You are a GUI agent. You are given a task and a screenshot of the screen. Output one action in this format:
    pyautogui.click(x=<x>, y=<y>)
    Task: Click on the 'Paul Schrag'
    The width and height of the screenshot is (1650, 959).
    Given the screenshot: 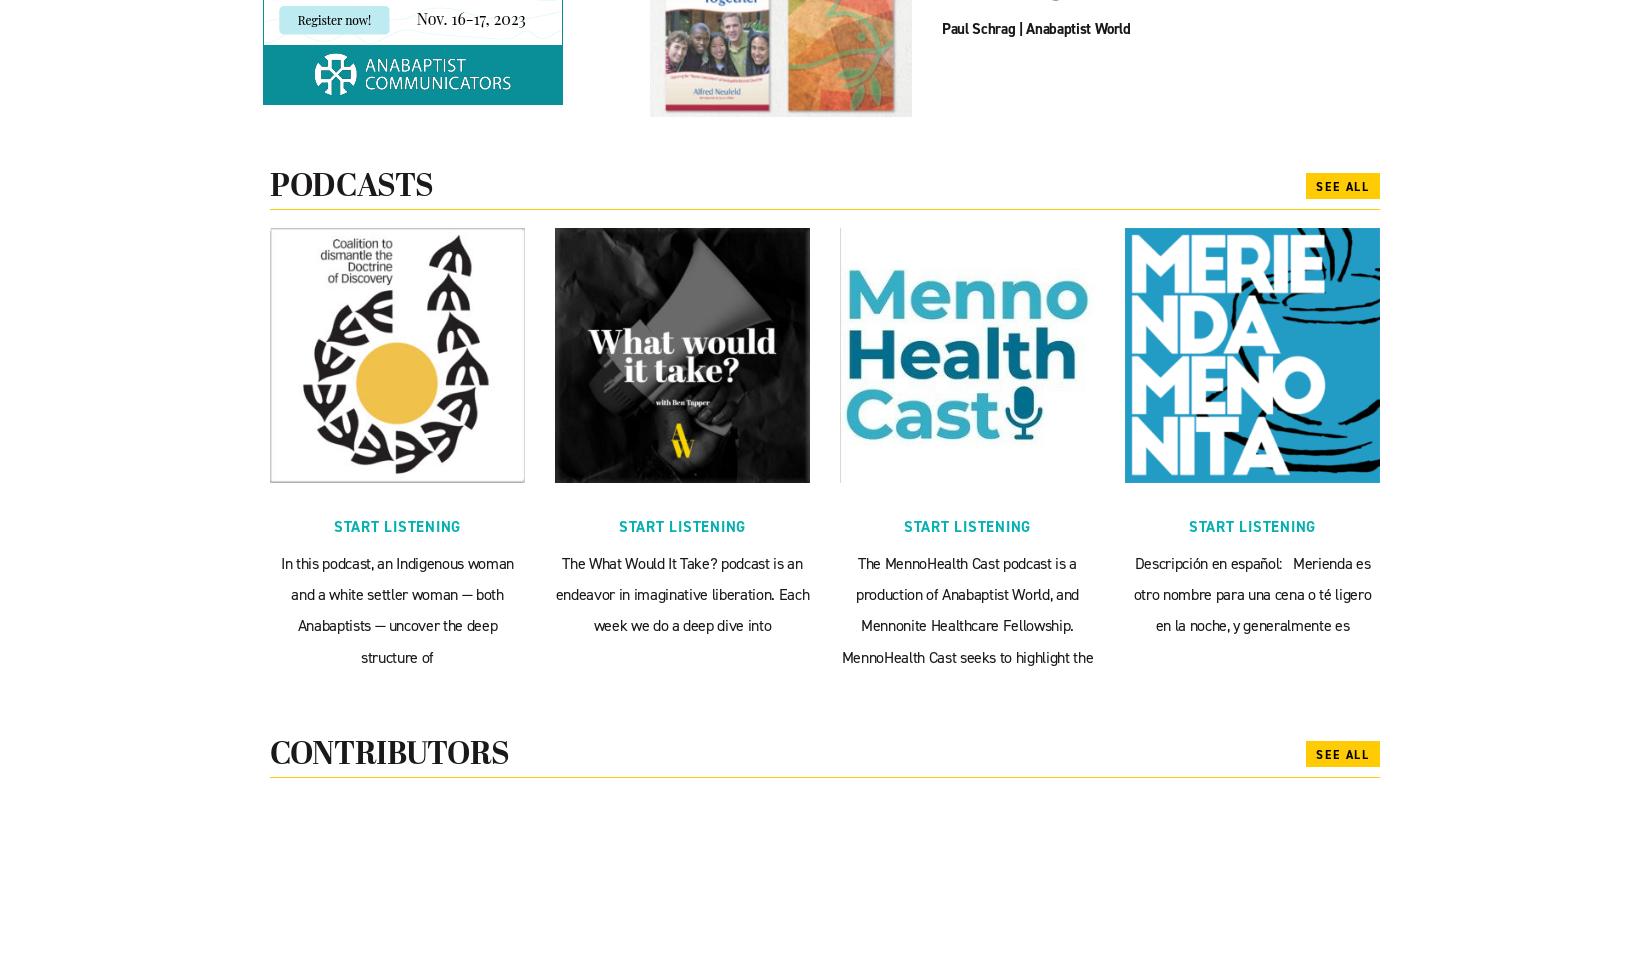 What is the action you would take?
    pyautogui.click(x=978, y=27)
    